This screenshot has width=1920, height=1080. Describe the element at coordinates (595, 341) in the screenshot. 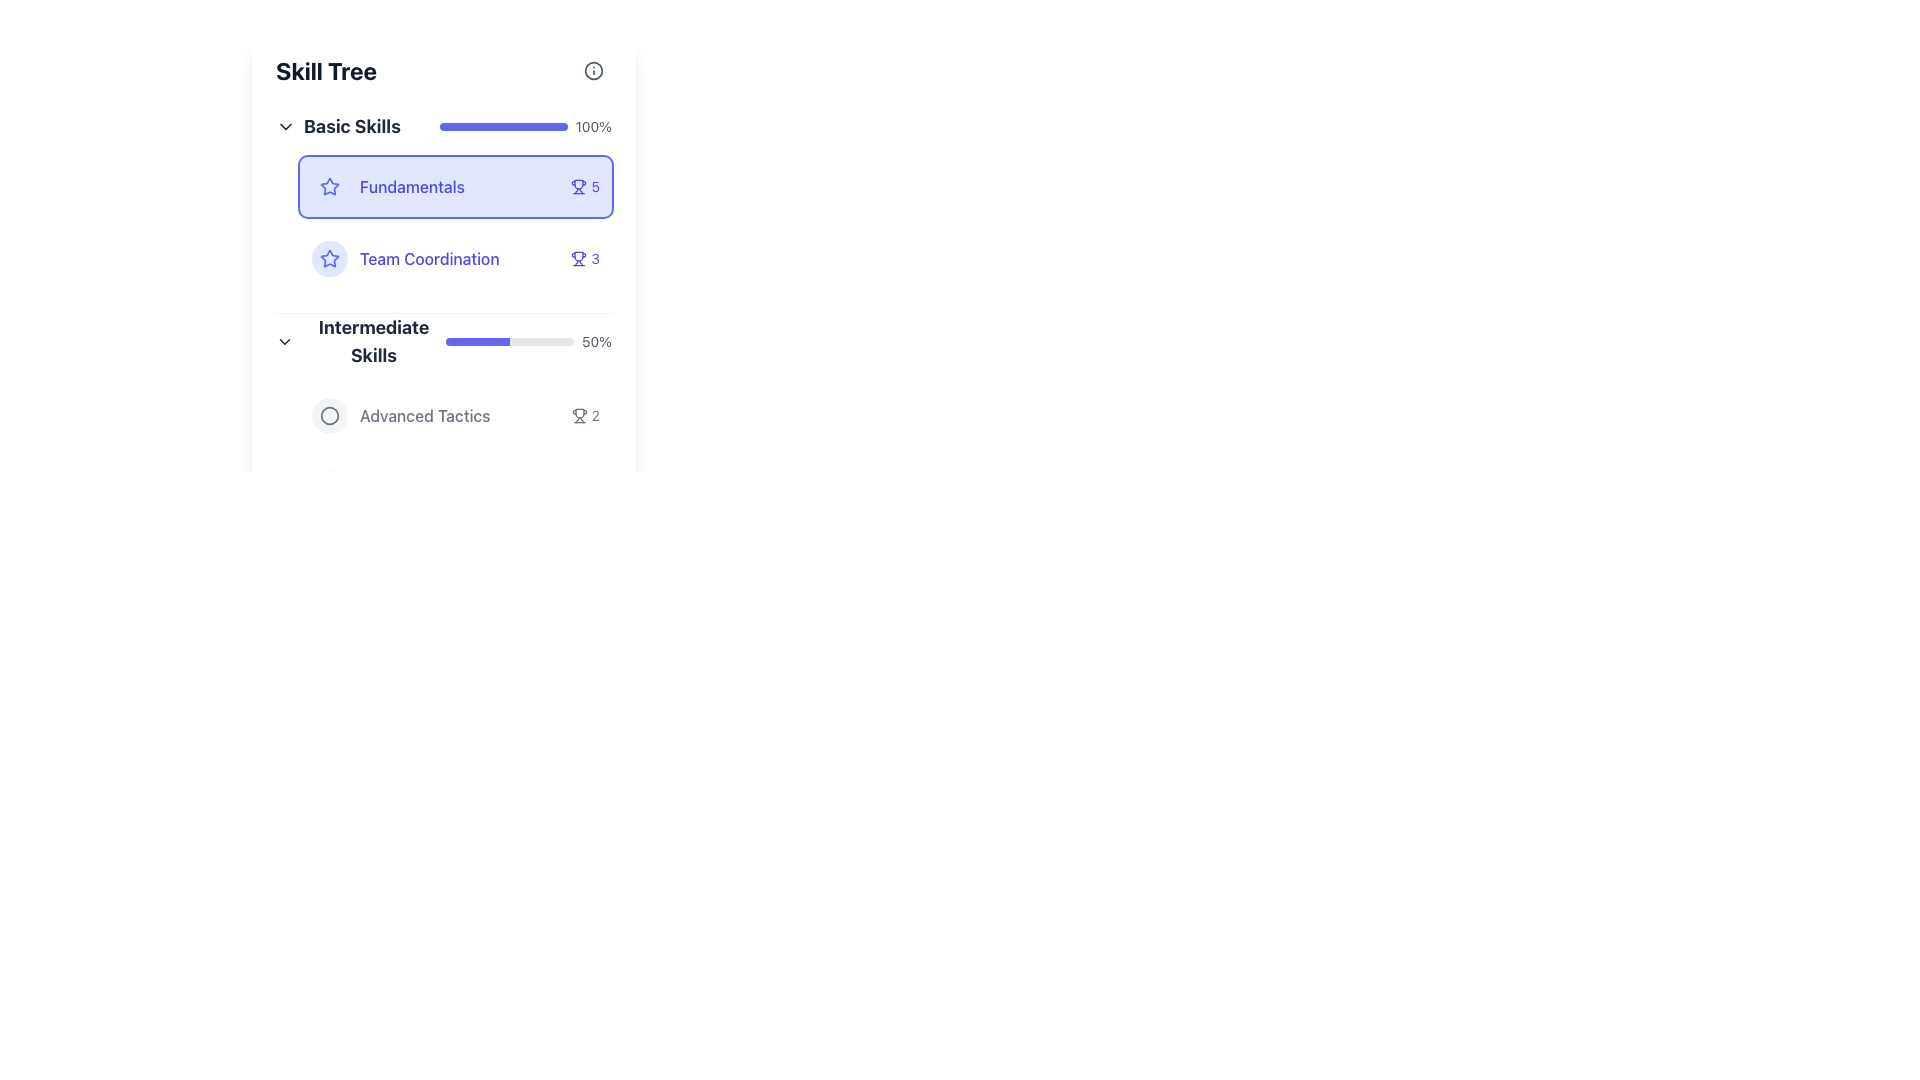

I see `the text label displaying the progress percentage for the 'Intermediate Skills' section, located to the right of the progress bar indicating 50% completion` at that location.